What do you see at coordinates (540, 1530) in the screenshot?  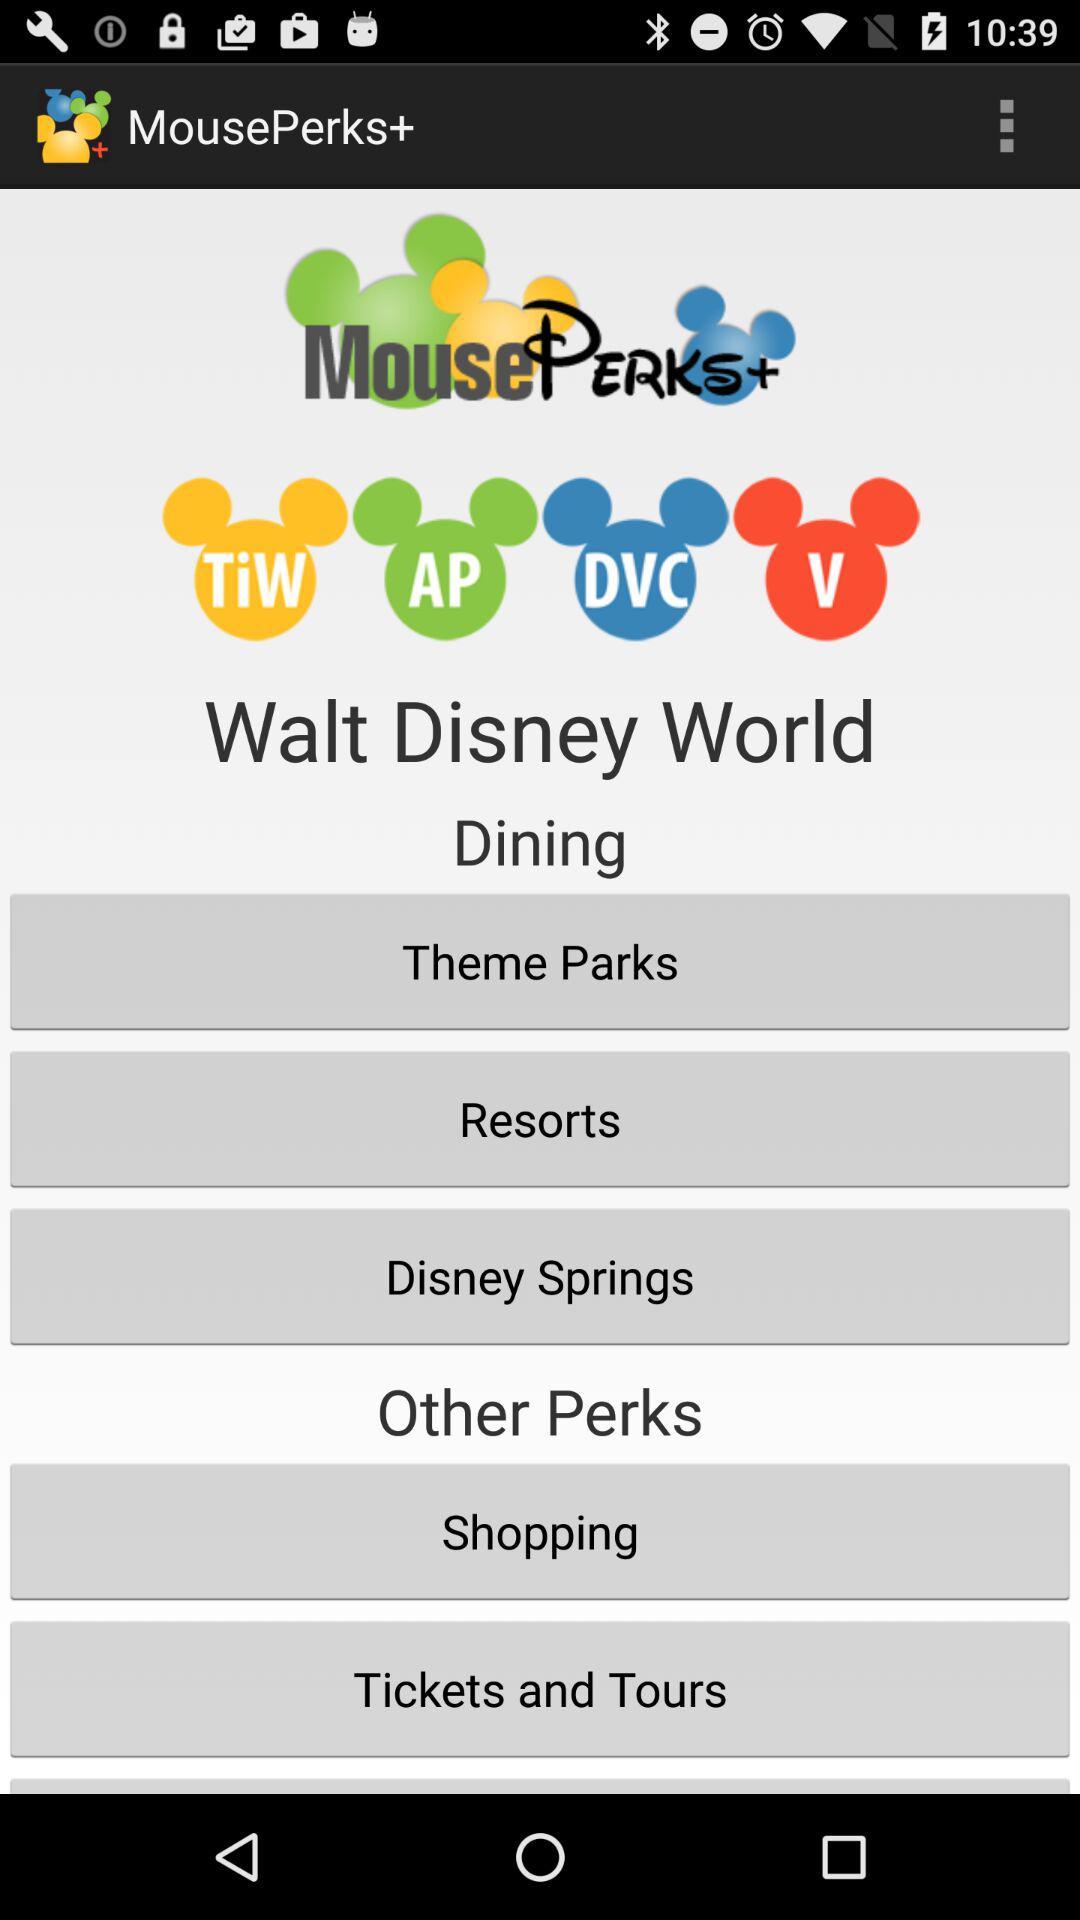 I see `icon below other perks` at bounding box center [540, 1530].